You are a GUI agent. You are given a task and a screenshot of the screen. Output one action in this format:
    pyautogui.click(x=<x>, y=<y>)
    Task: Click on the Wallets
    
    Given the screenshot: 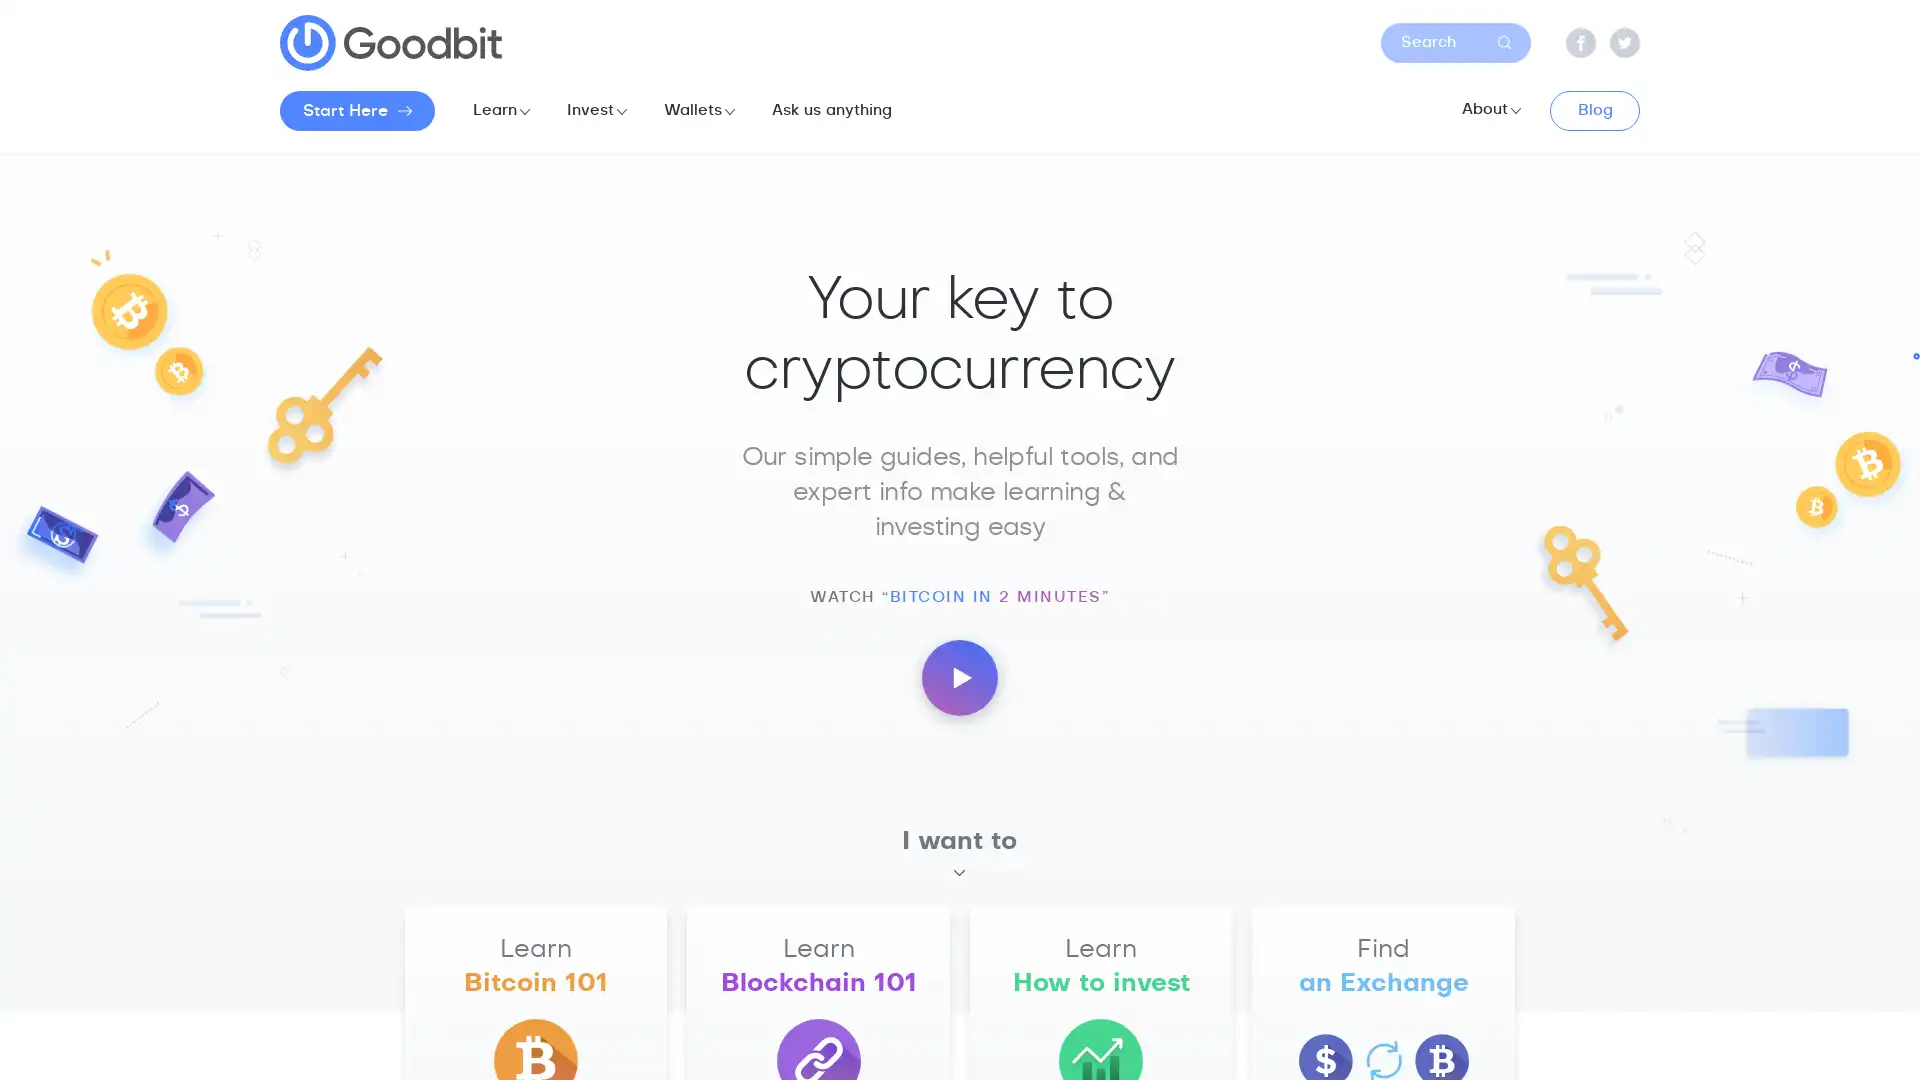 What is the action you would take?
    pyautogui.click(x=695, y=110)
    